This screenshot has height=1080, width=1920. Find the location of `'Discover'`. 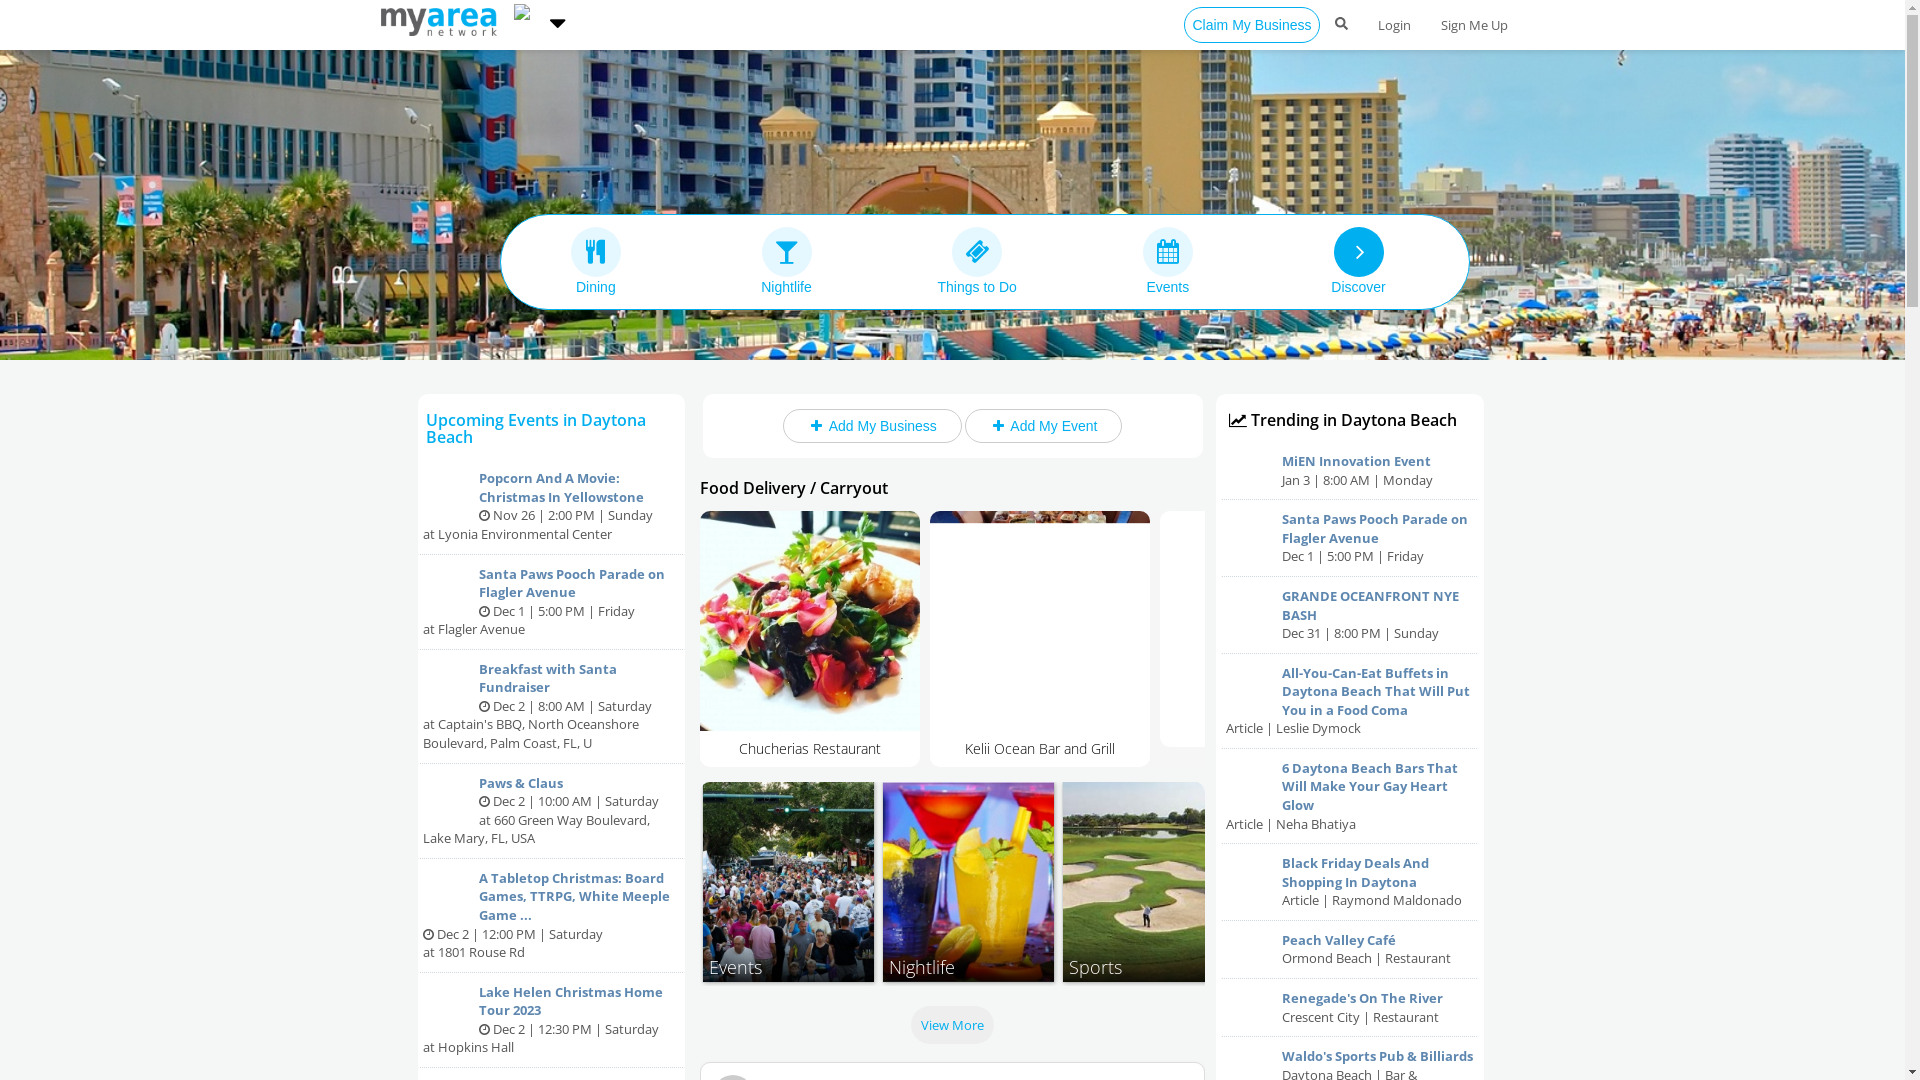

'Discover' is located at coordinates (1266, 260).